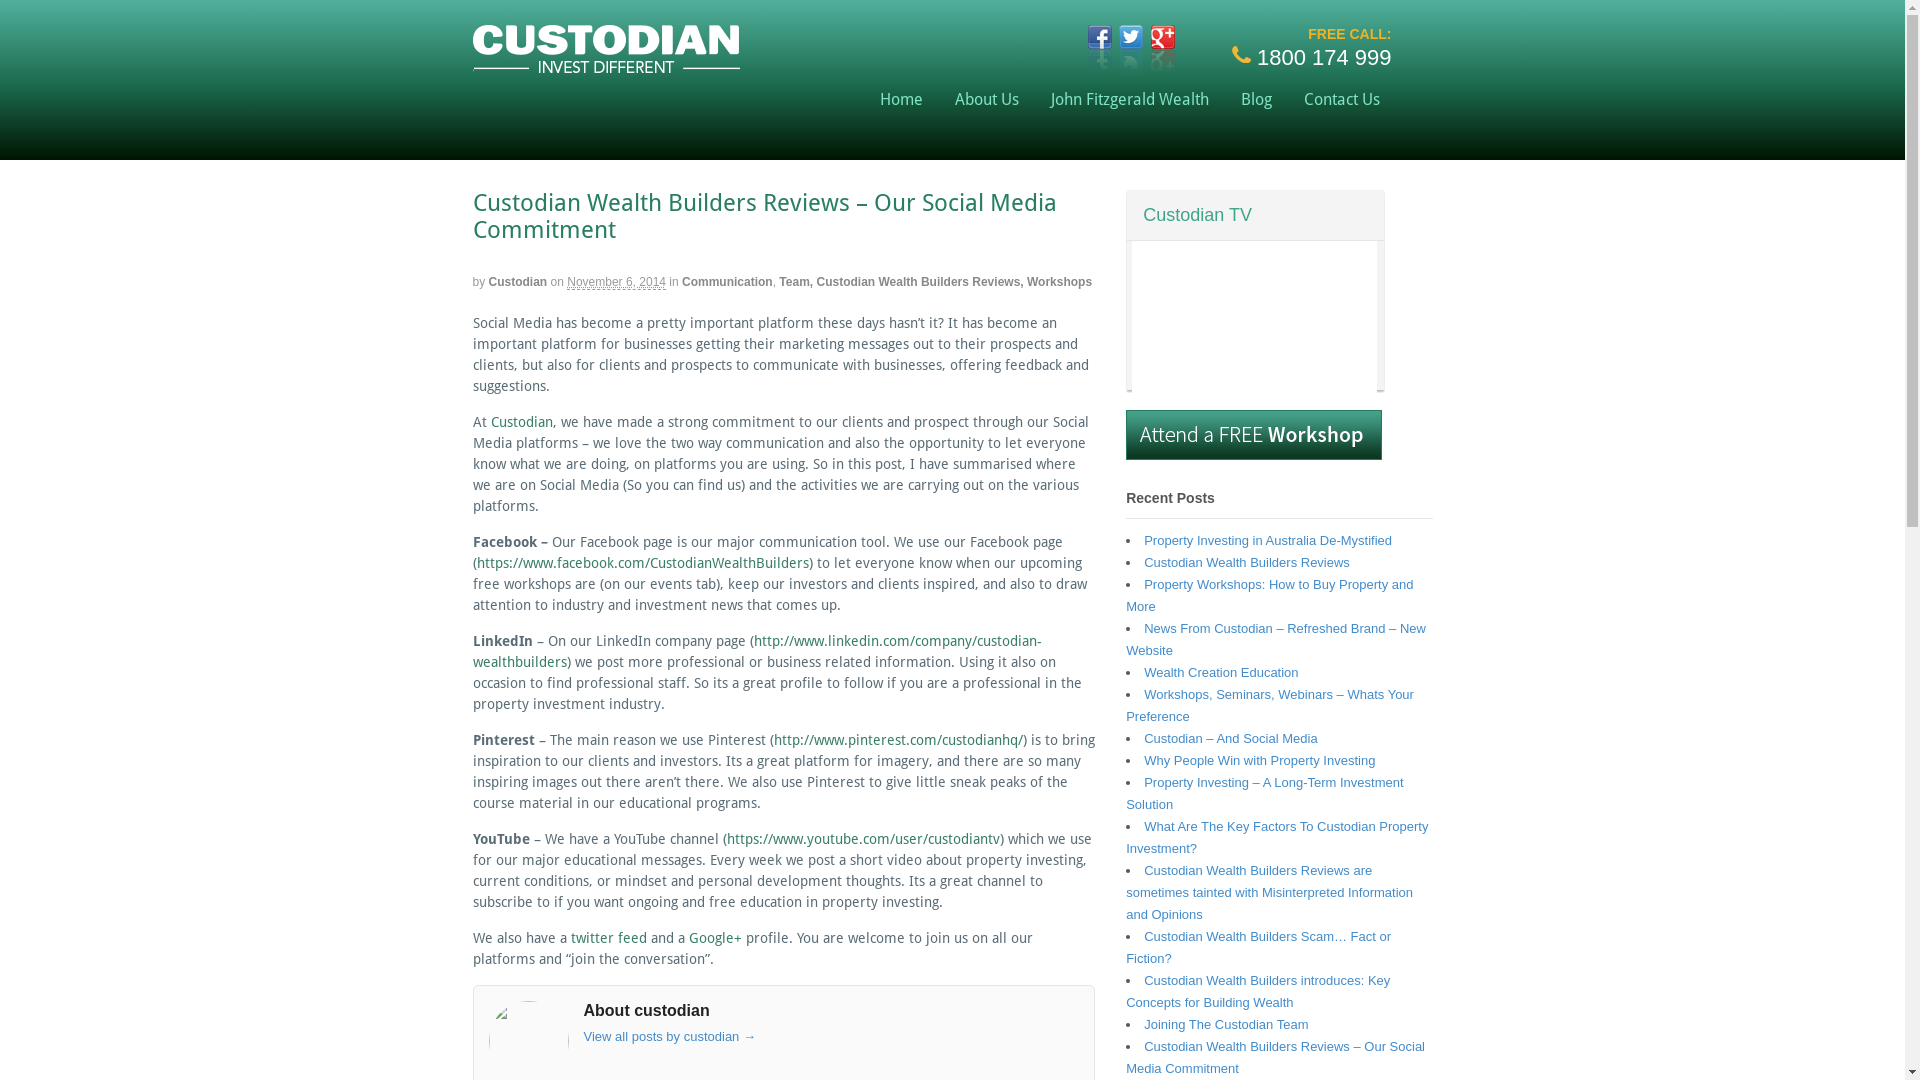 This screenshot has width=1920, height=1080. What do you see at coordinates (864, 99) in the screenshot?
I see `'Home'` at bounding box center [864, 99].